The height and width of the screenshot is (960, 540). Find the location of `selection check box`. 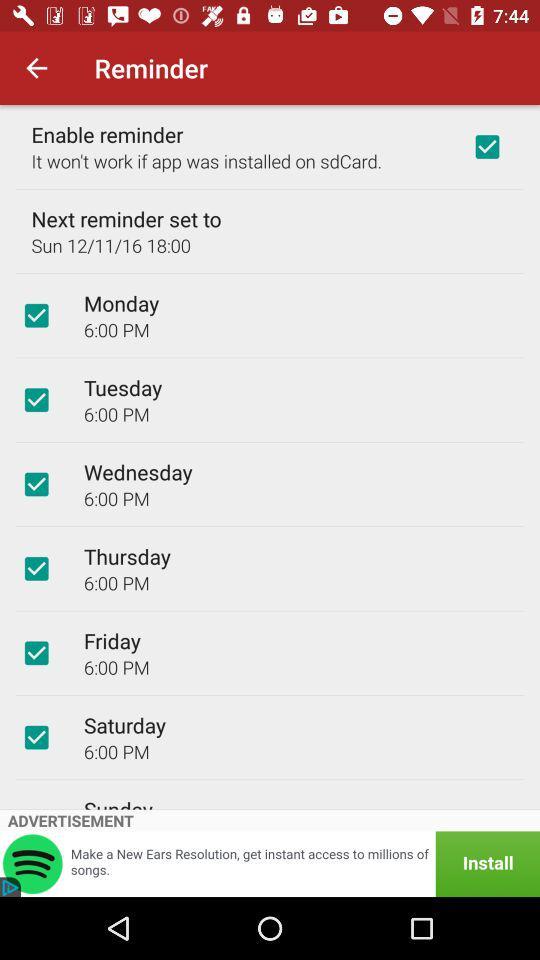

selection check box is located at coordinates (36, 568).